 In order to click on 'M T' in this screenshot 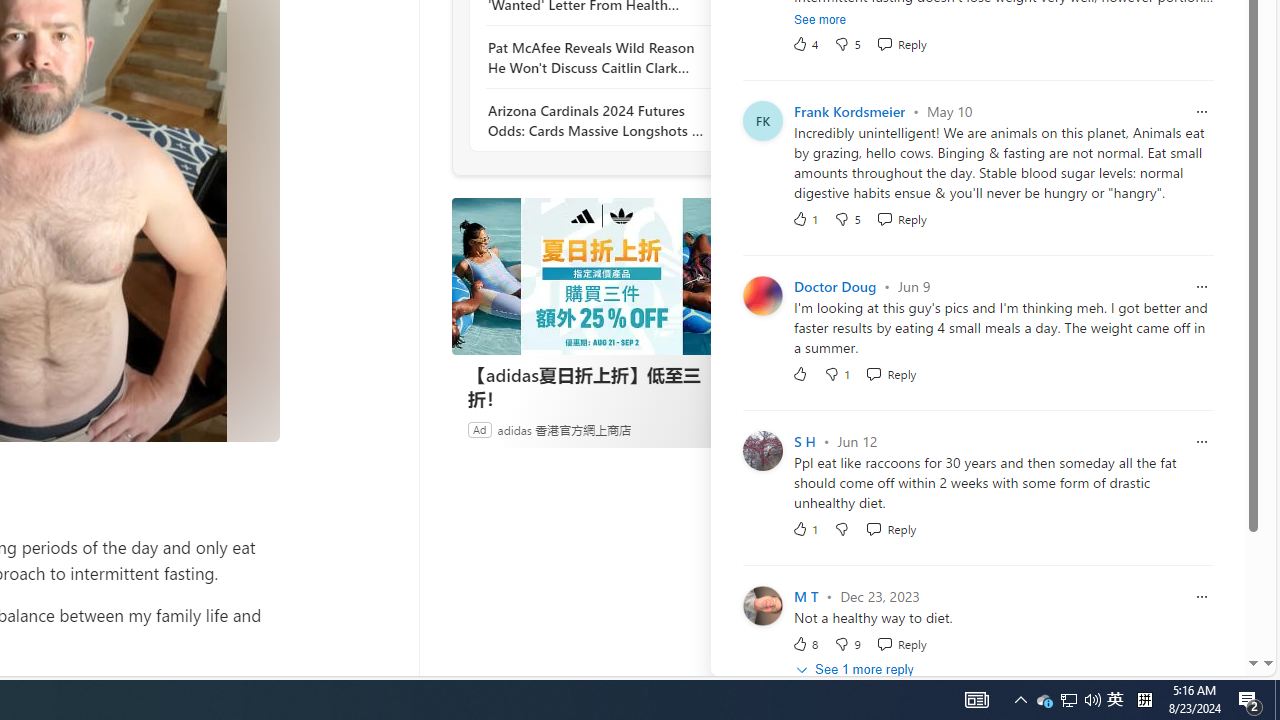, I will do `click(806, 595)`.